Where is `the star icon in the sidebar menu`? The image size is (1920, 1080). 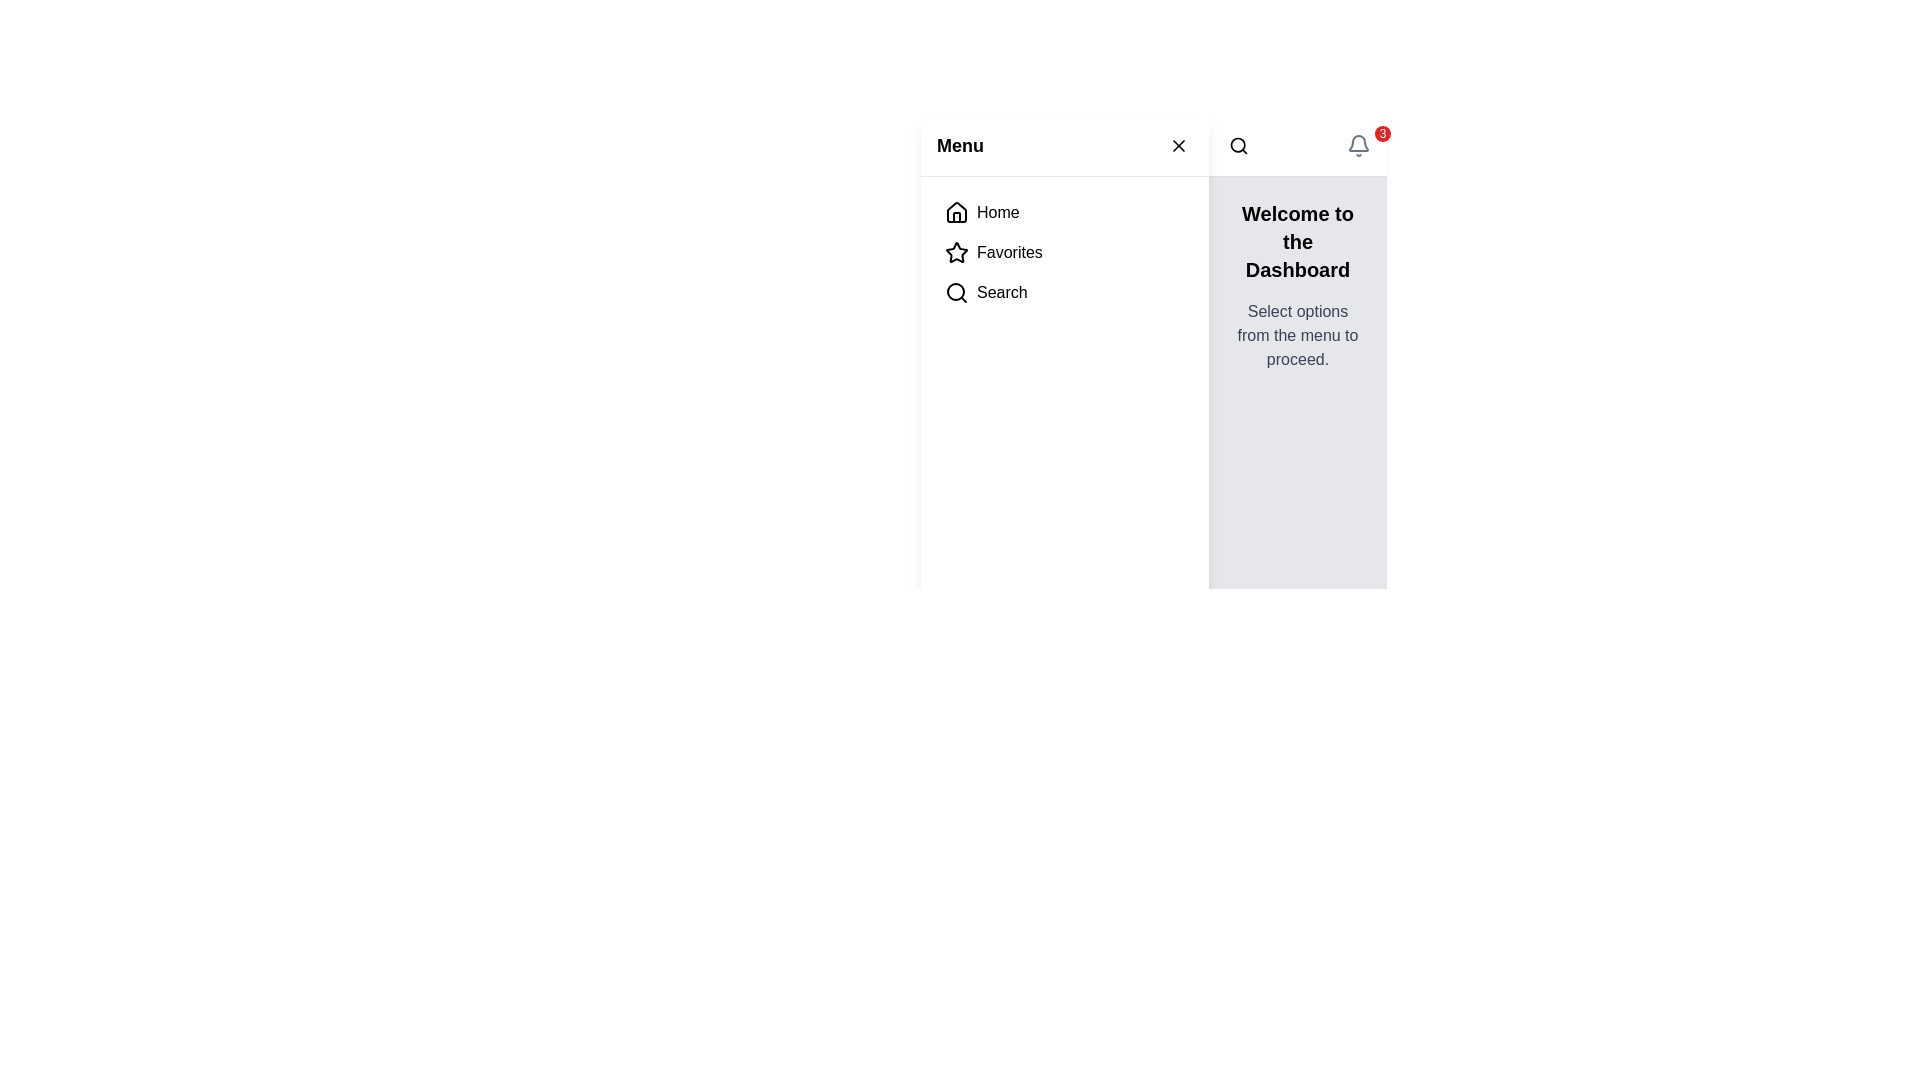 the star icon in the sidebar menu is located at coordinates (955, 251).